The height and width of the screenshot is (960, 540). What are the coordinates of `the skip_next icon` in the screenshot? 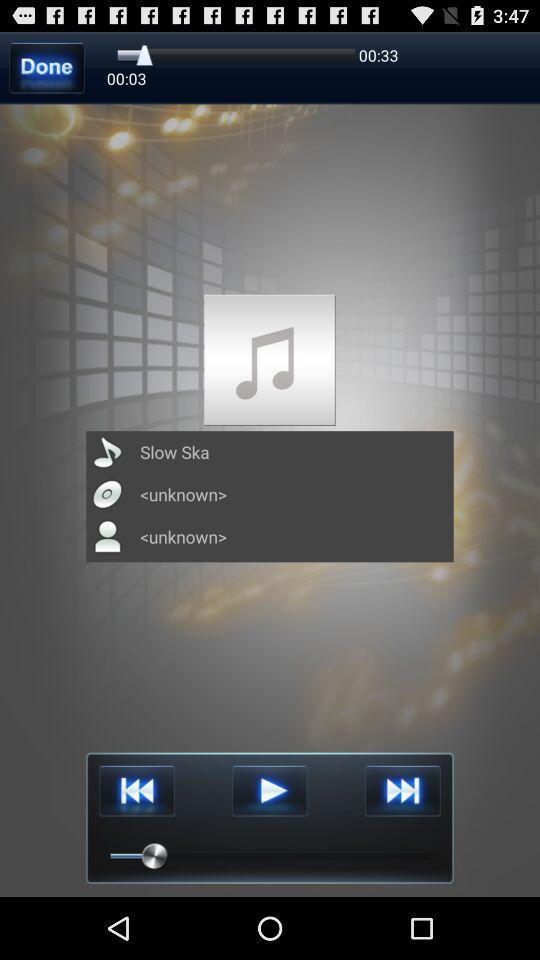 It's located at (402, 845).